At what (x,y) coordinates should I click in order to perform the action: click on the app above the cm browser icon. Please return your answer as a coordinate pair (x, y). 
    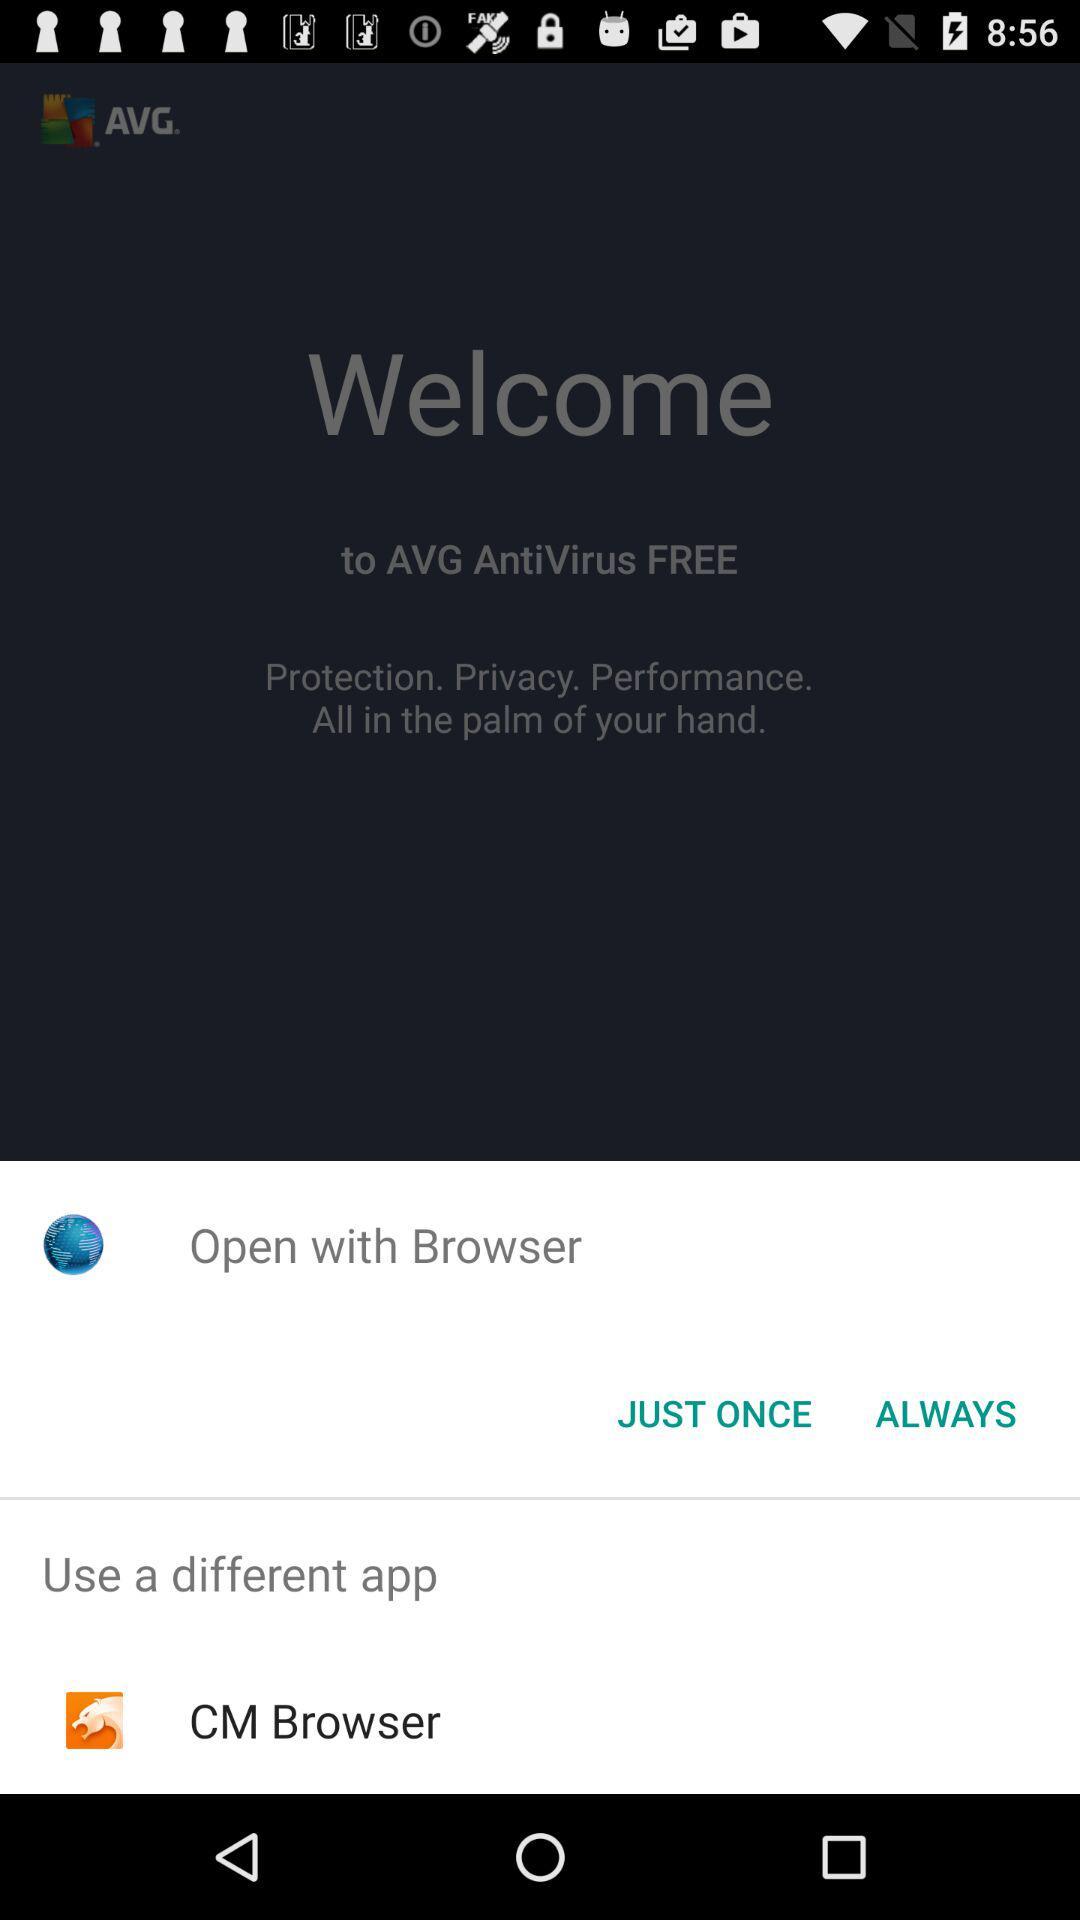
    Looking at the image, I should click on (540, 1572).